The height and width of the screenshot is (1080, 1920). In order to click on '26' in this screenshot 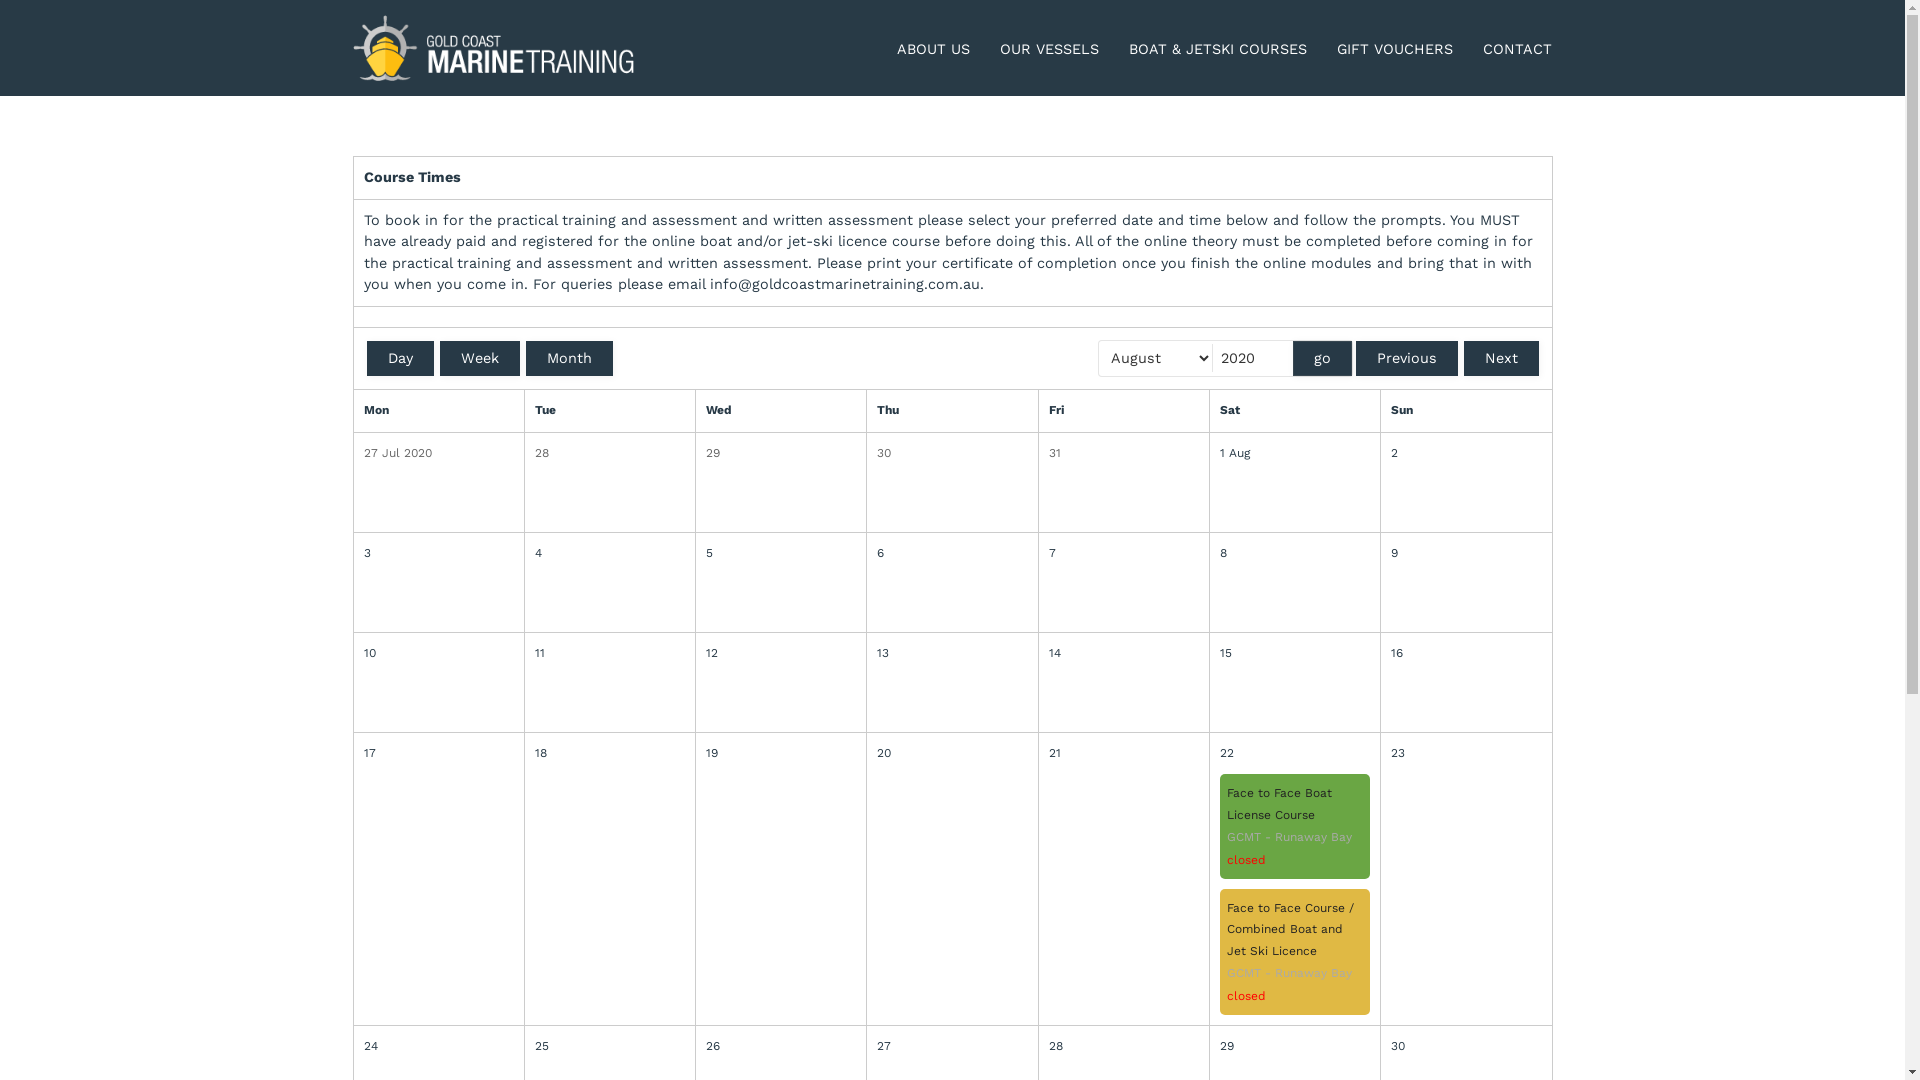, I will do `click(705, 1045)`.